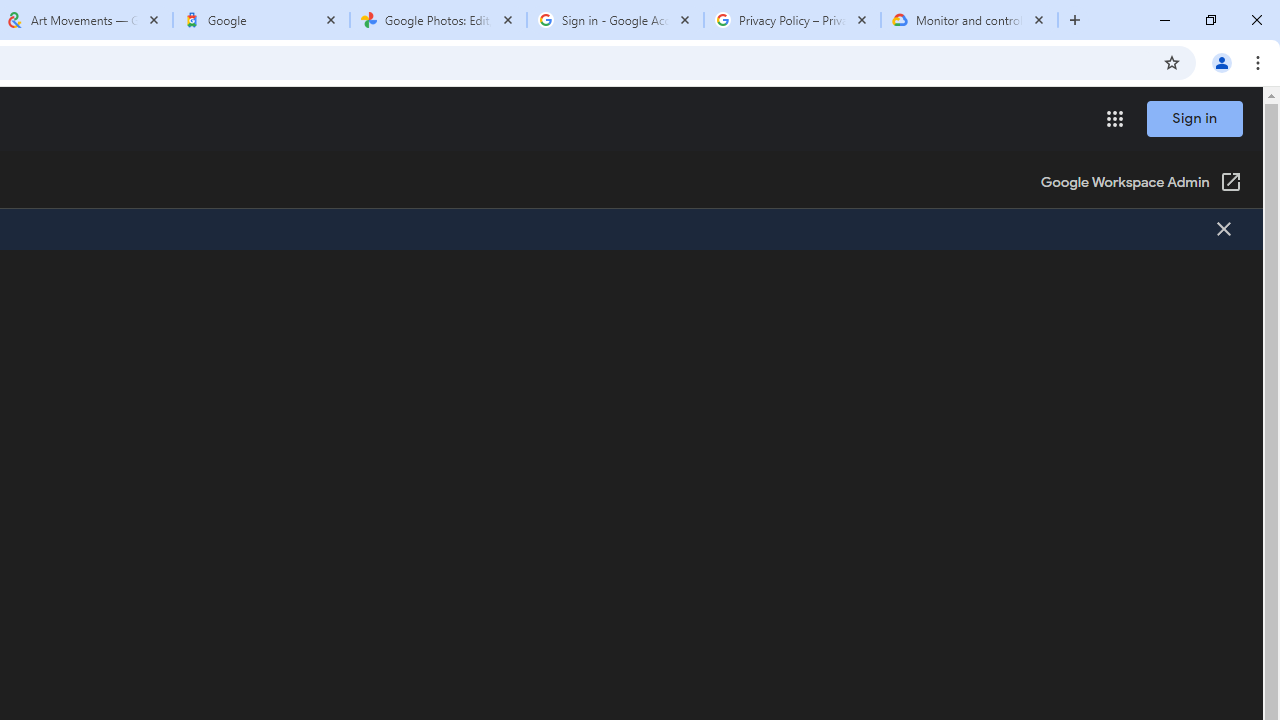  What do you see at coordinates (1141, 183) in the screenshot?
I see `'Google Workspace Admin (Open in a new window)'` at bounding box center [1141, 183].